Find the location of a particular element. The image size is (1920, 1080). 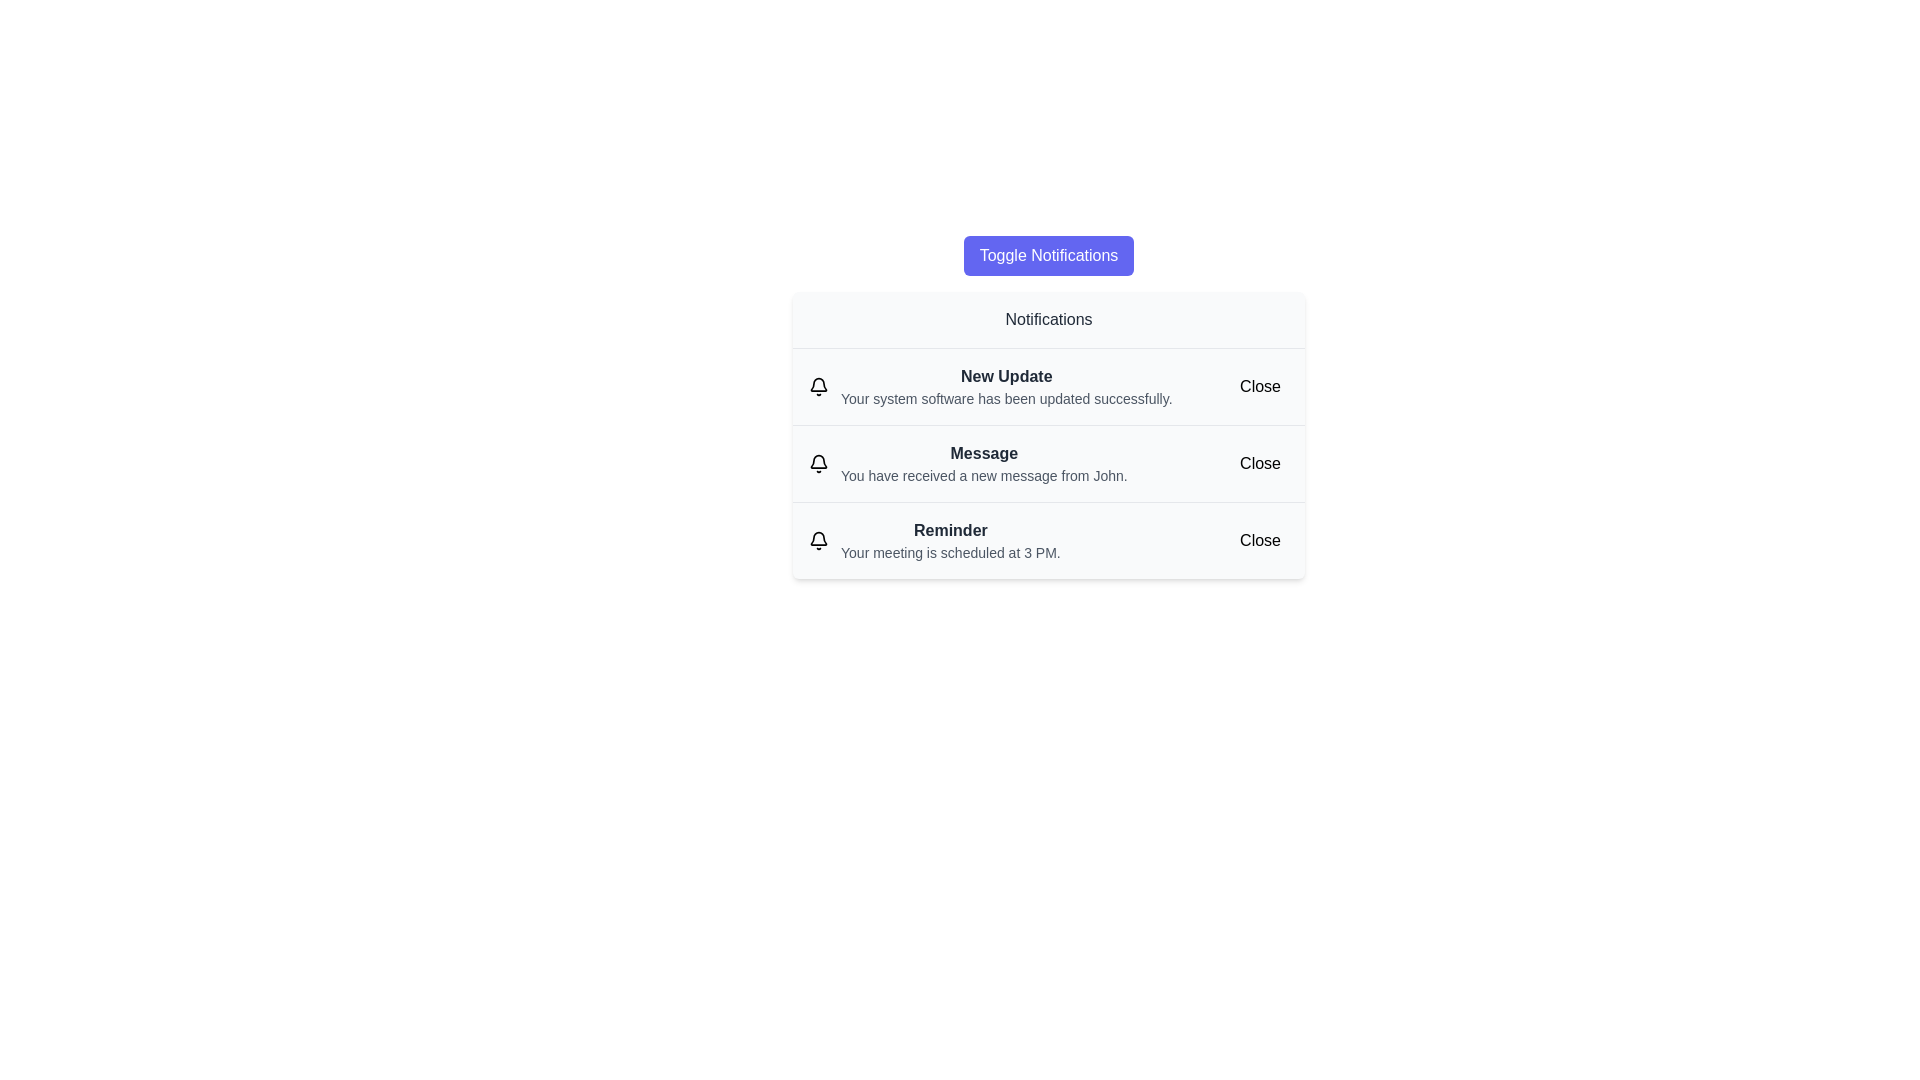

the first notification entry that informs the user about the successful update of the system software is located at coordinates (1006, 386).